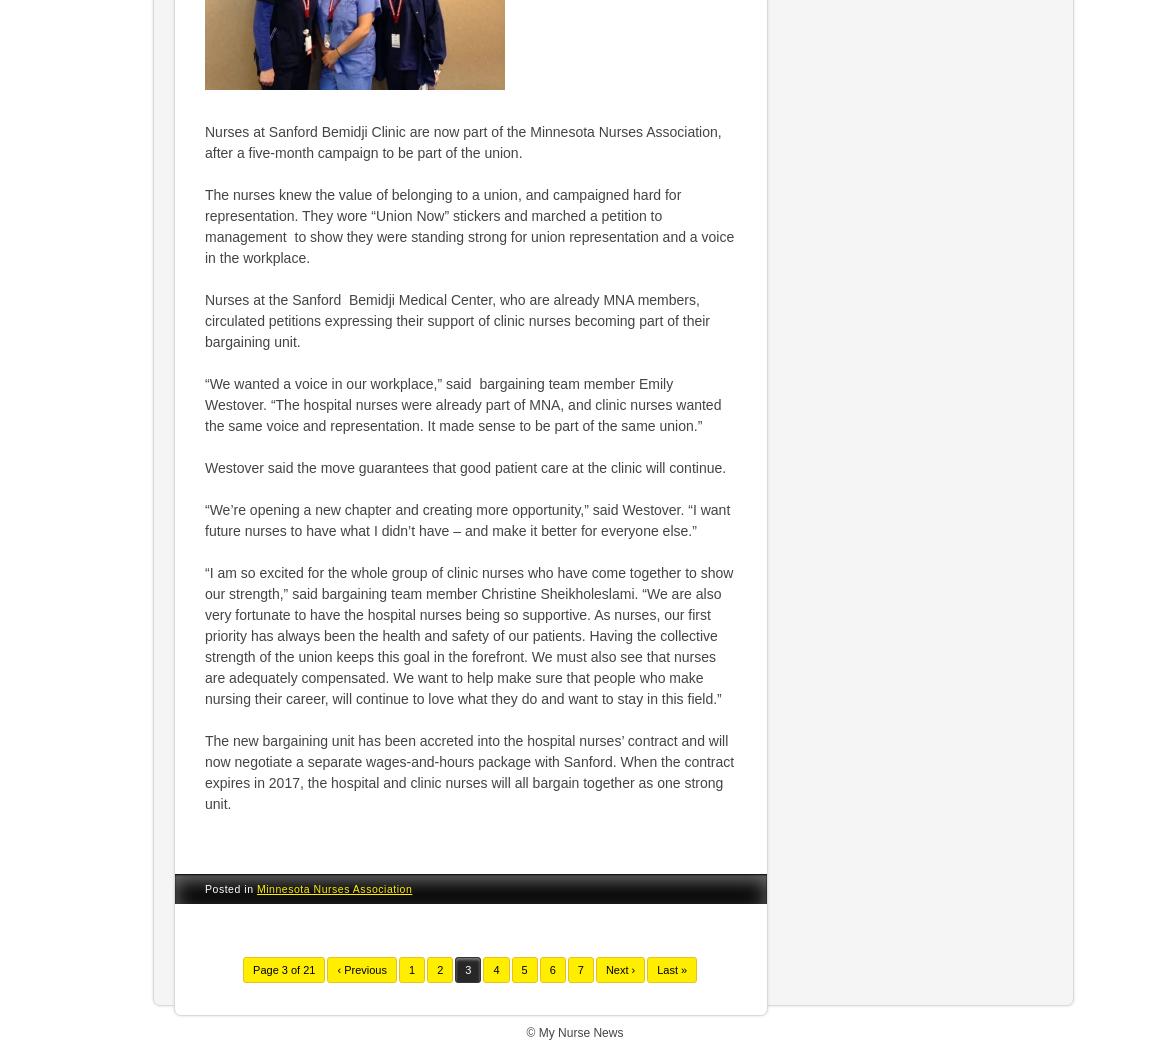 The width and height of the screenshot is (1150, 1057). Describe the element at coordinates (465, 466) in the screenshot. I see `'Westover said the move guarantees that good patient care at the clinic will continue.'` at that location.